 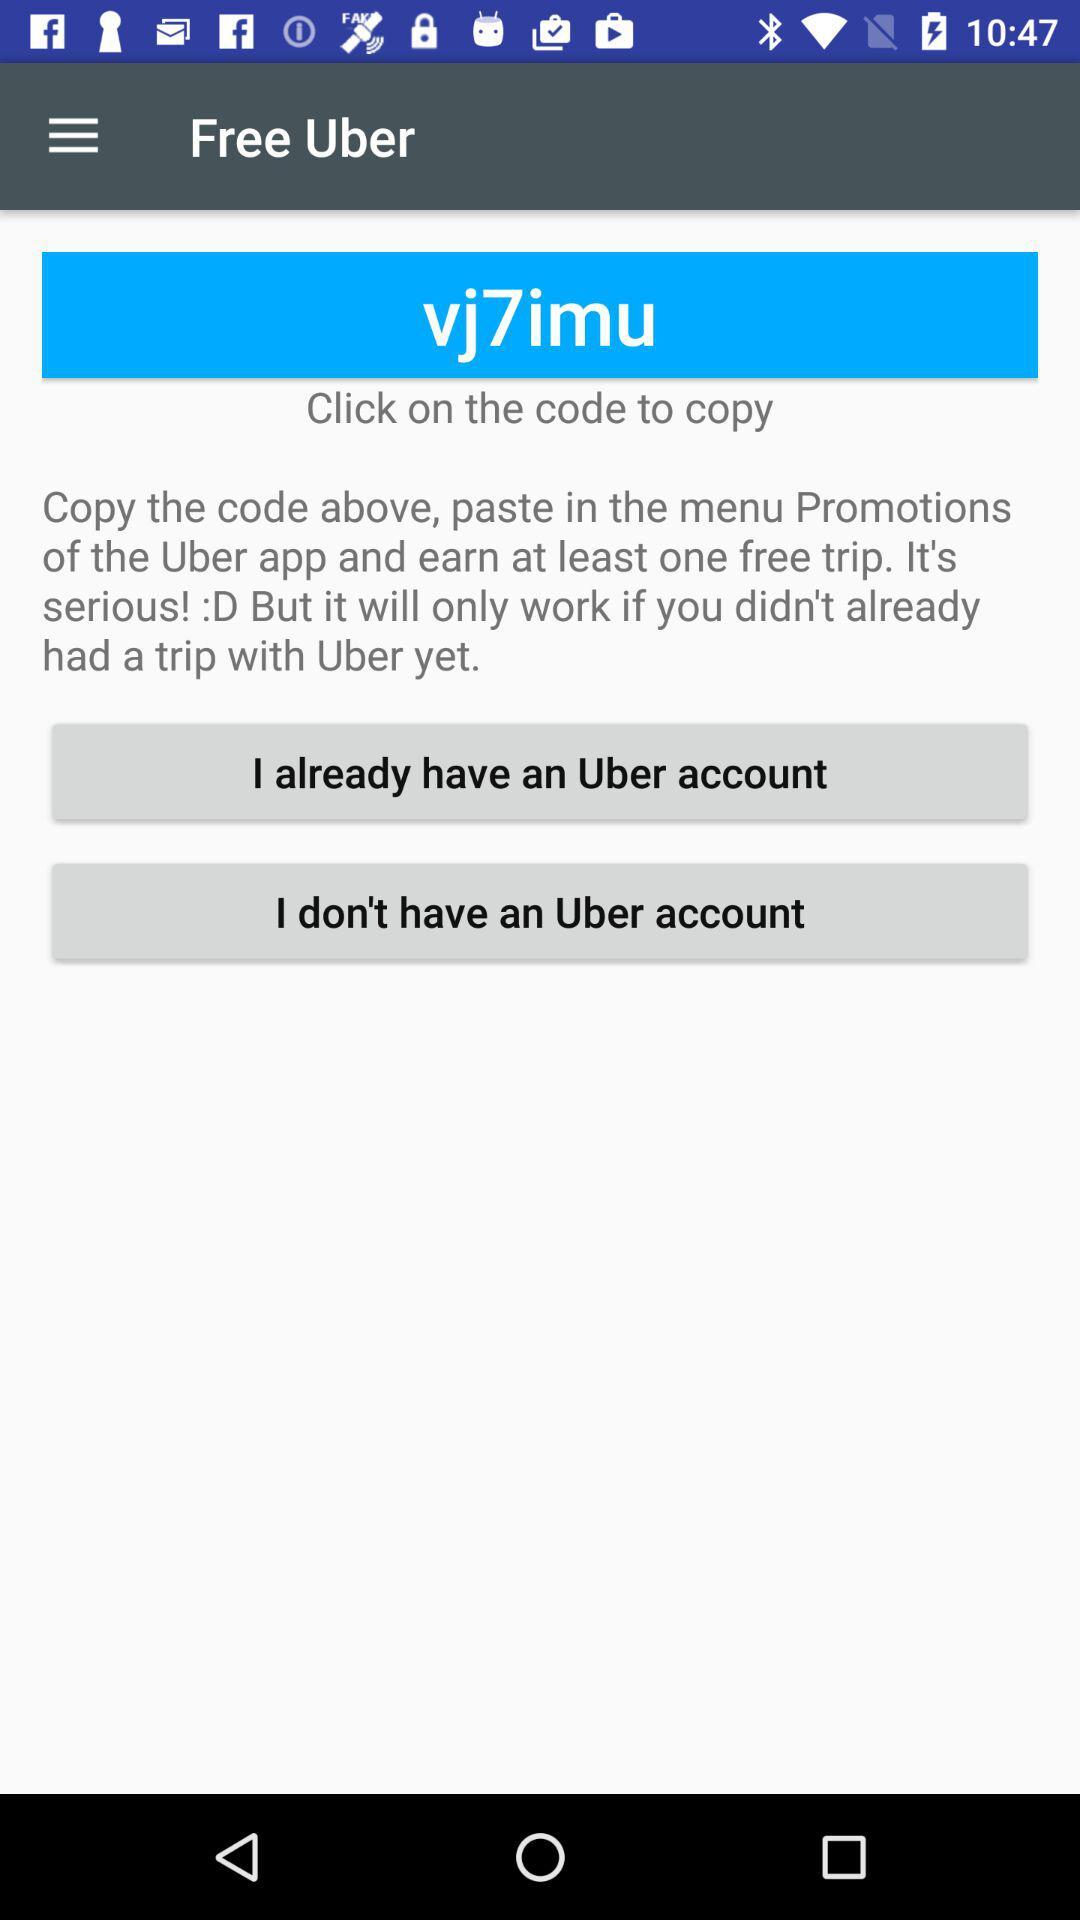 What do you see at coordinates (72, 135) in the screenshot?
I see `the icon above vj7imu` at bounding box center [72, 135].